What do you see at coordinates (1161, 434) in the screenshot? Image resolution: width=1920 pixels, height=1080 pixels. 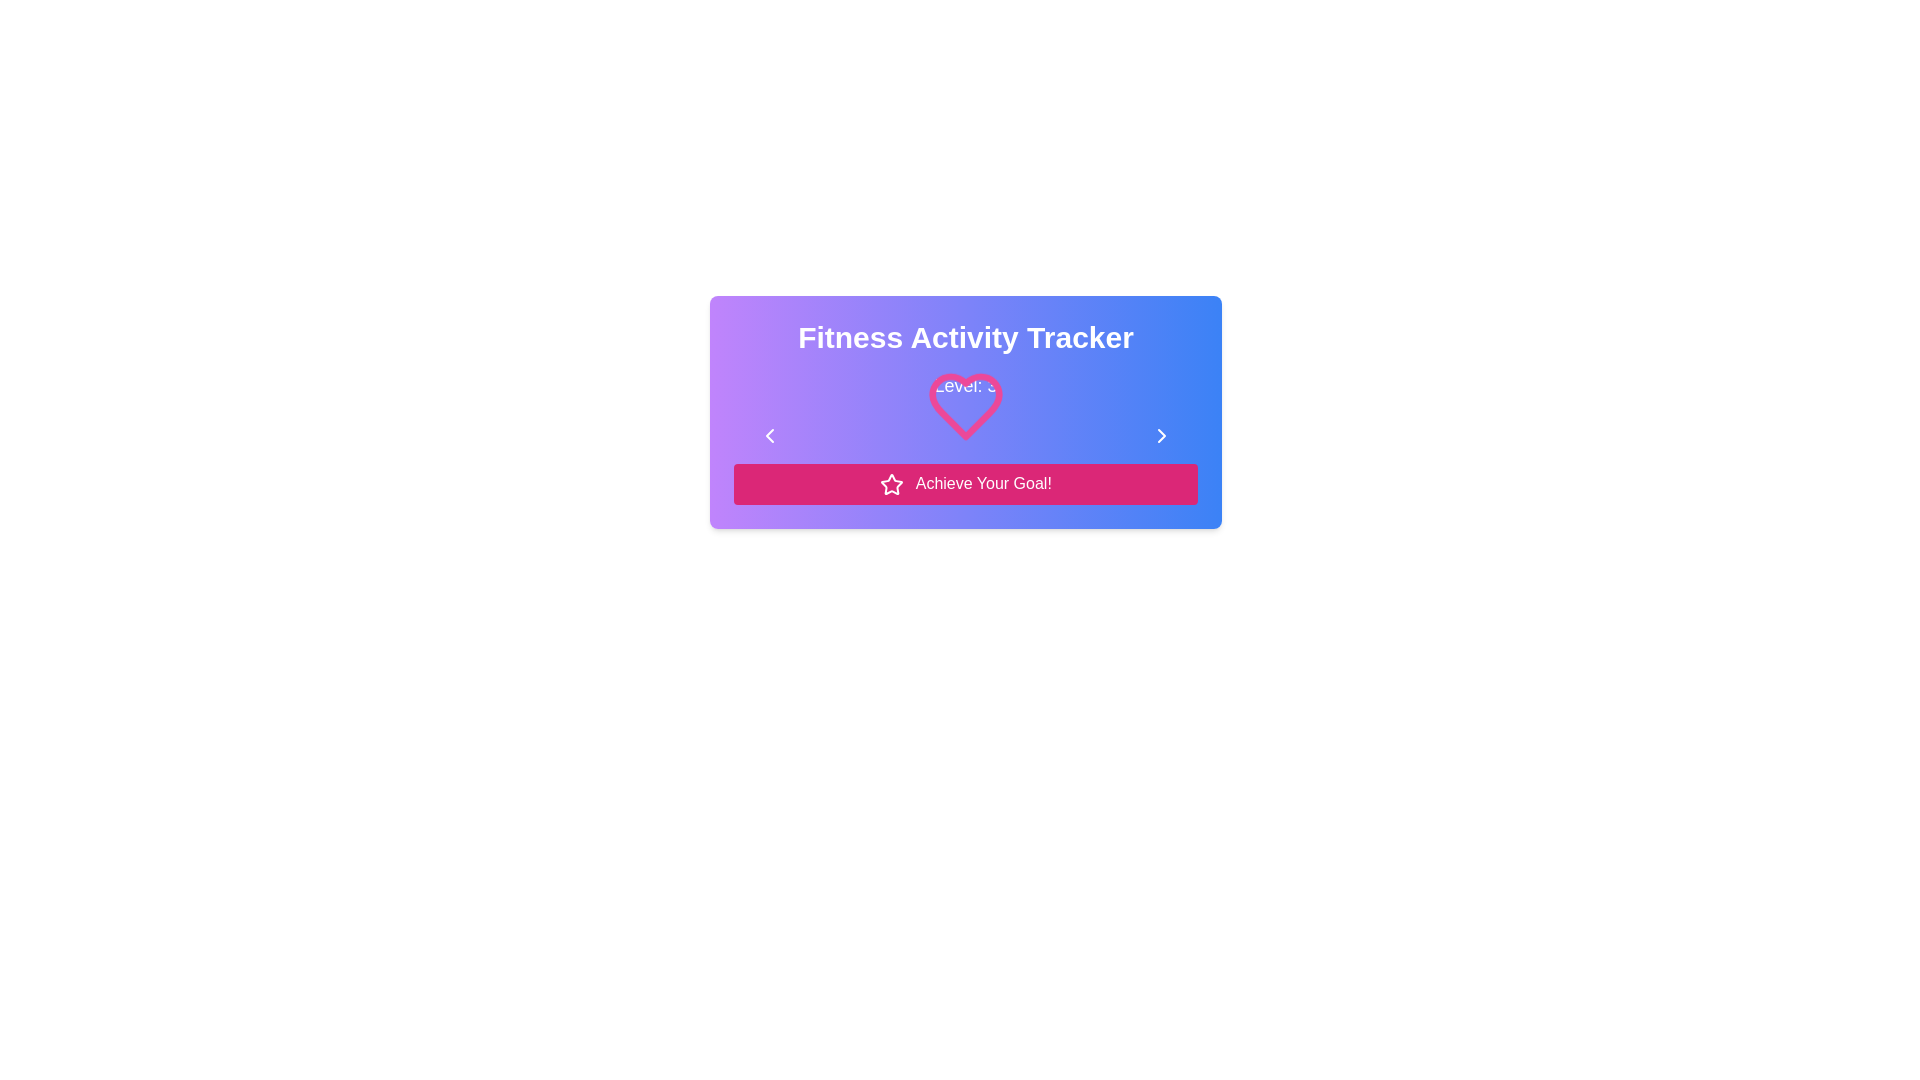 I see `the right-pointing chevron icon on the blue background located in the top-right corner of the 'Fitness Activity Tracker' card` at bounding box center [1161, 434].